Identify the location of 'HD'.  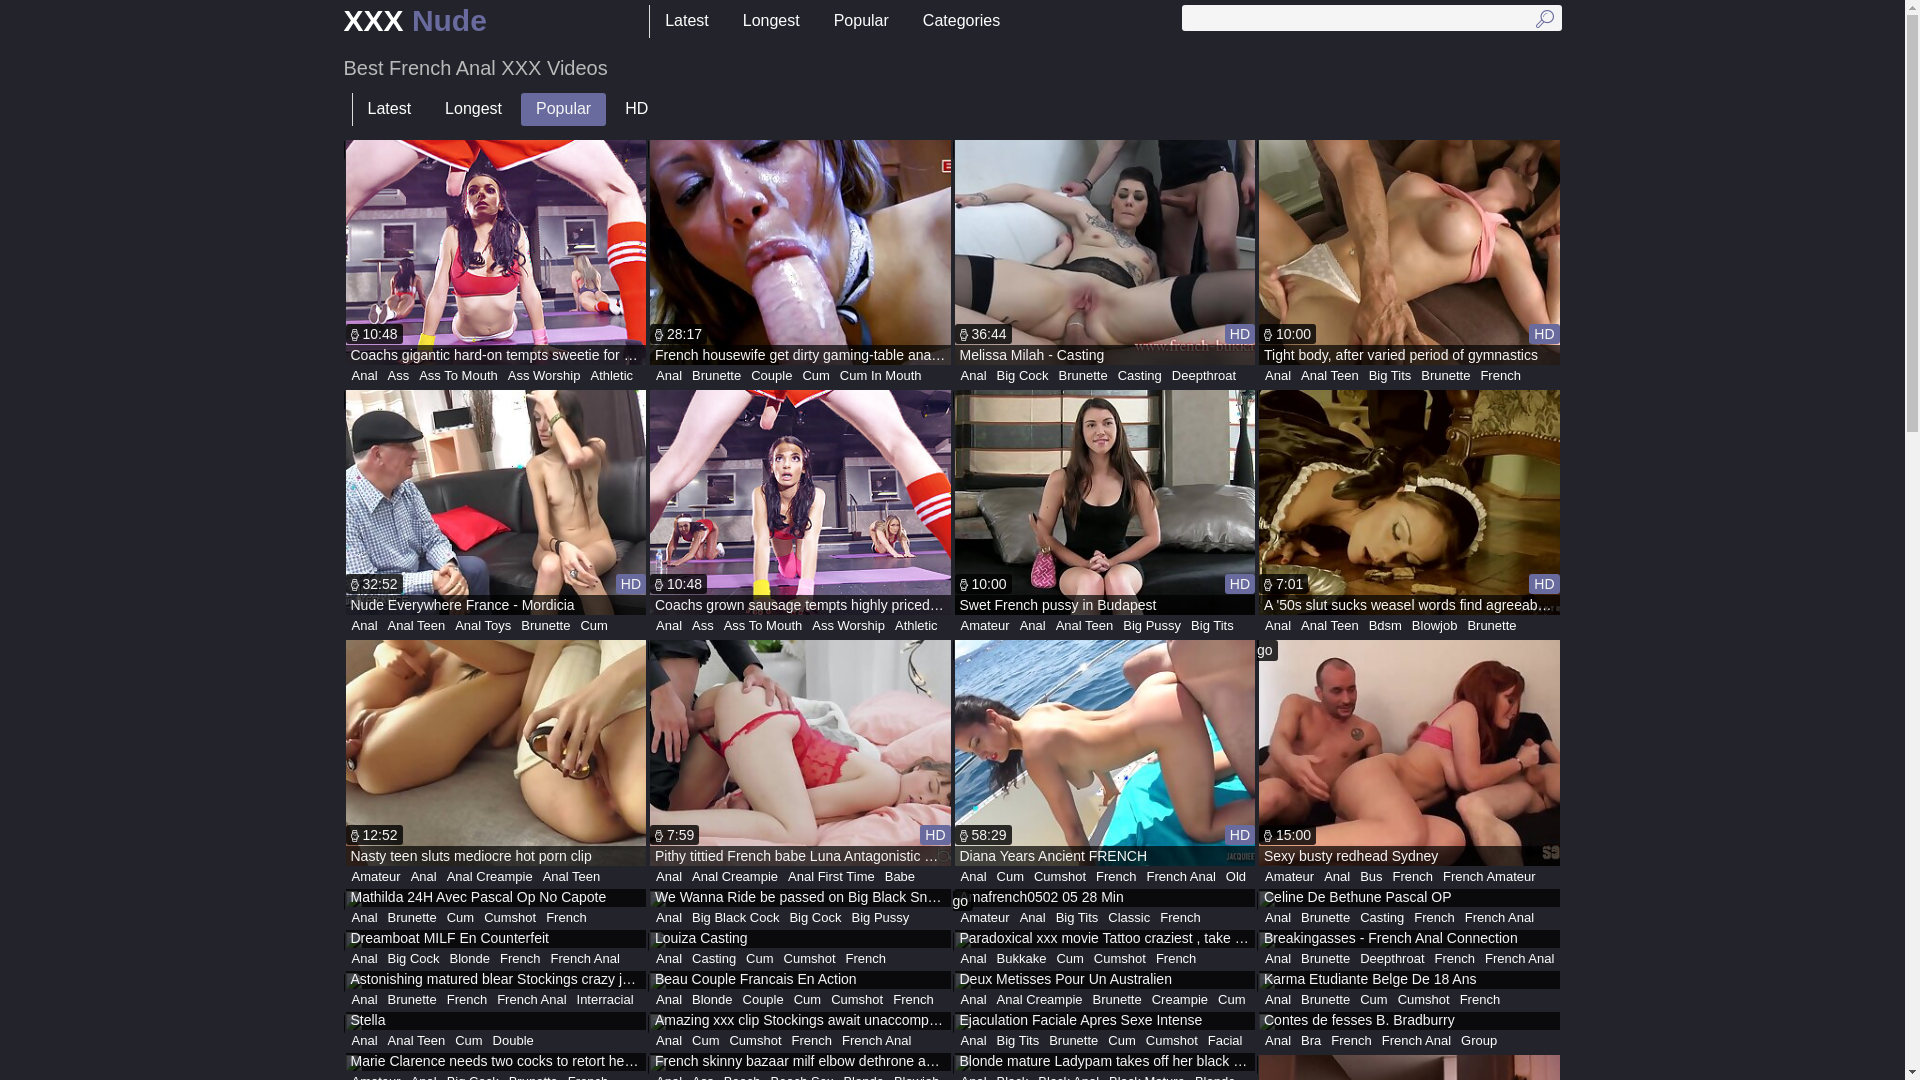
(635, 109).